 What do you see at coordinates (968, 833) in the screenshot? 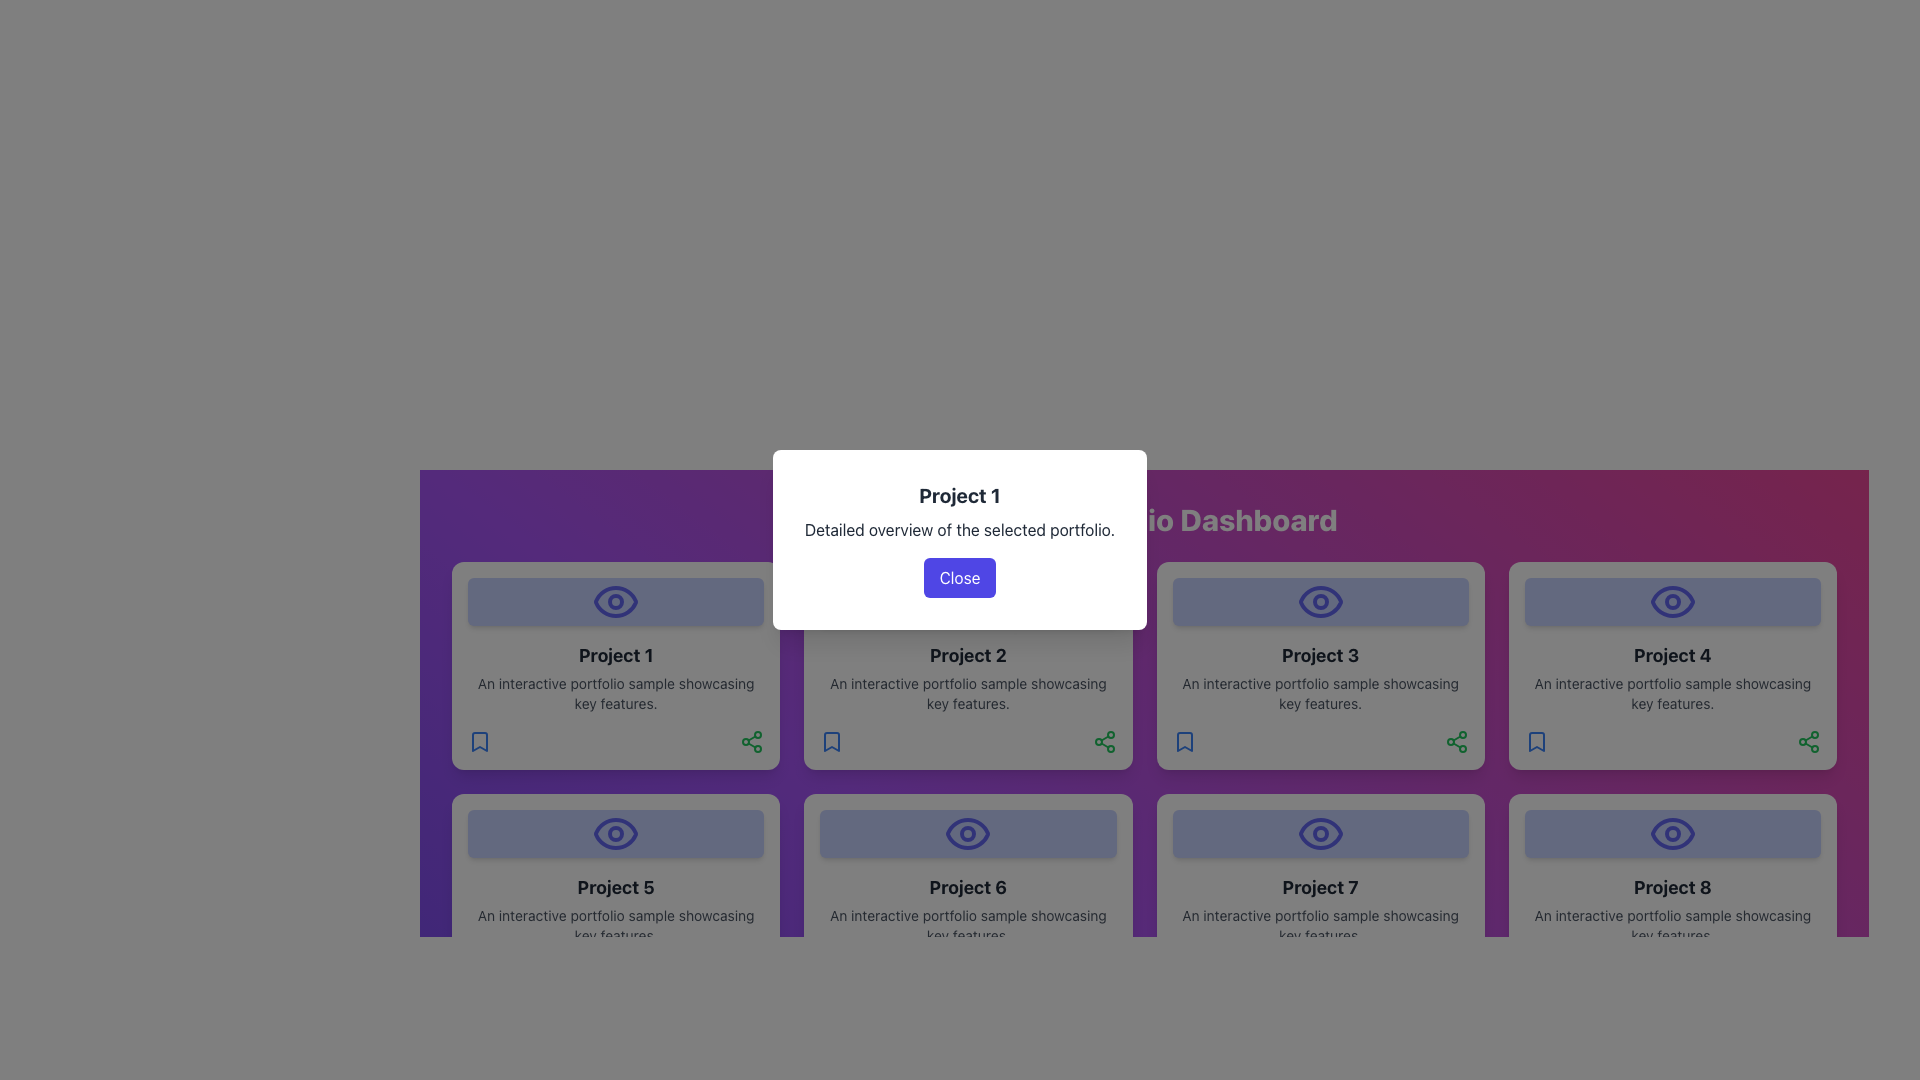
I see `the eye-shaped icon located in the second row, second column of the card layout, which is labeled 'Project 6'` at bounding box center [968, 833].